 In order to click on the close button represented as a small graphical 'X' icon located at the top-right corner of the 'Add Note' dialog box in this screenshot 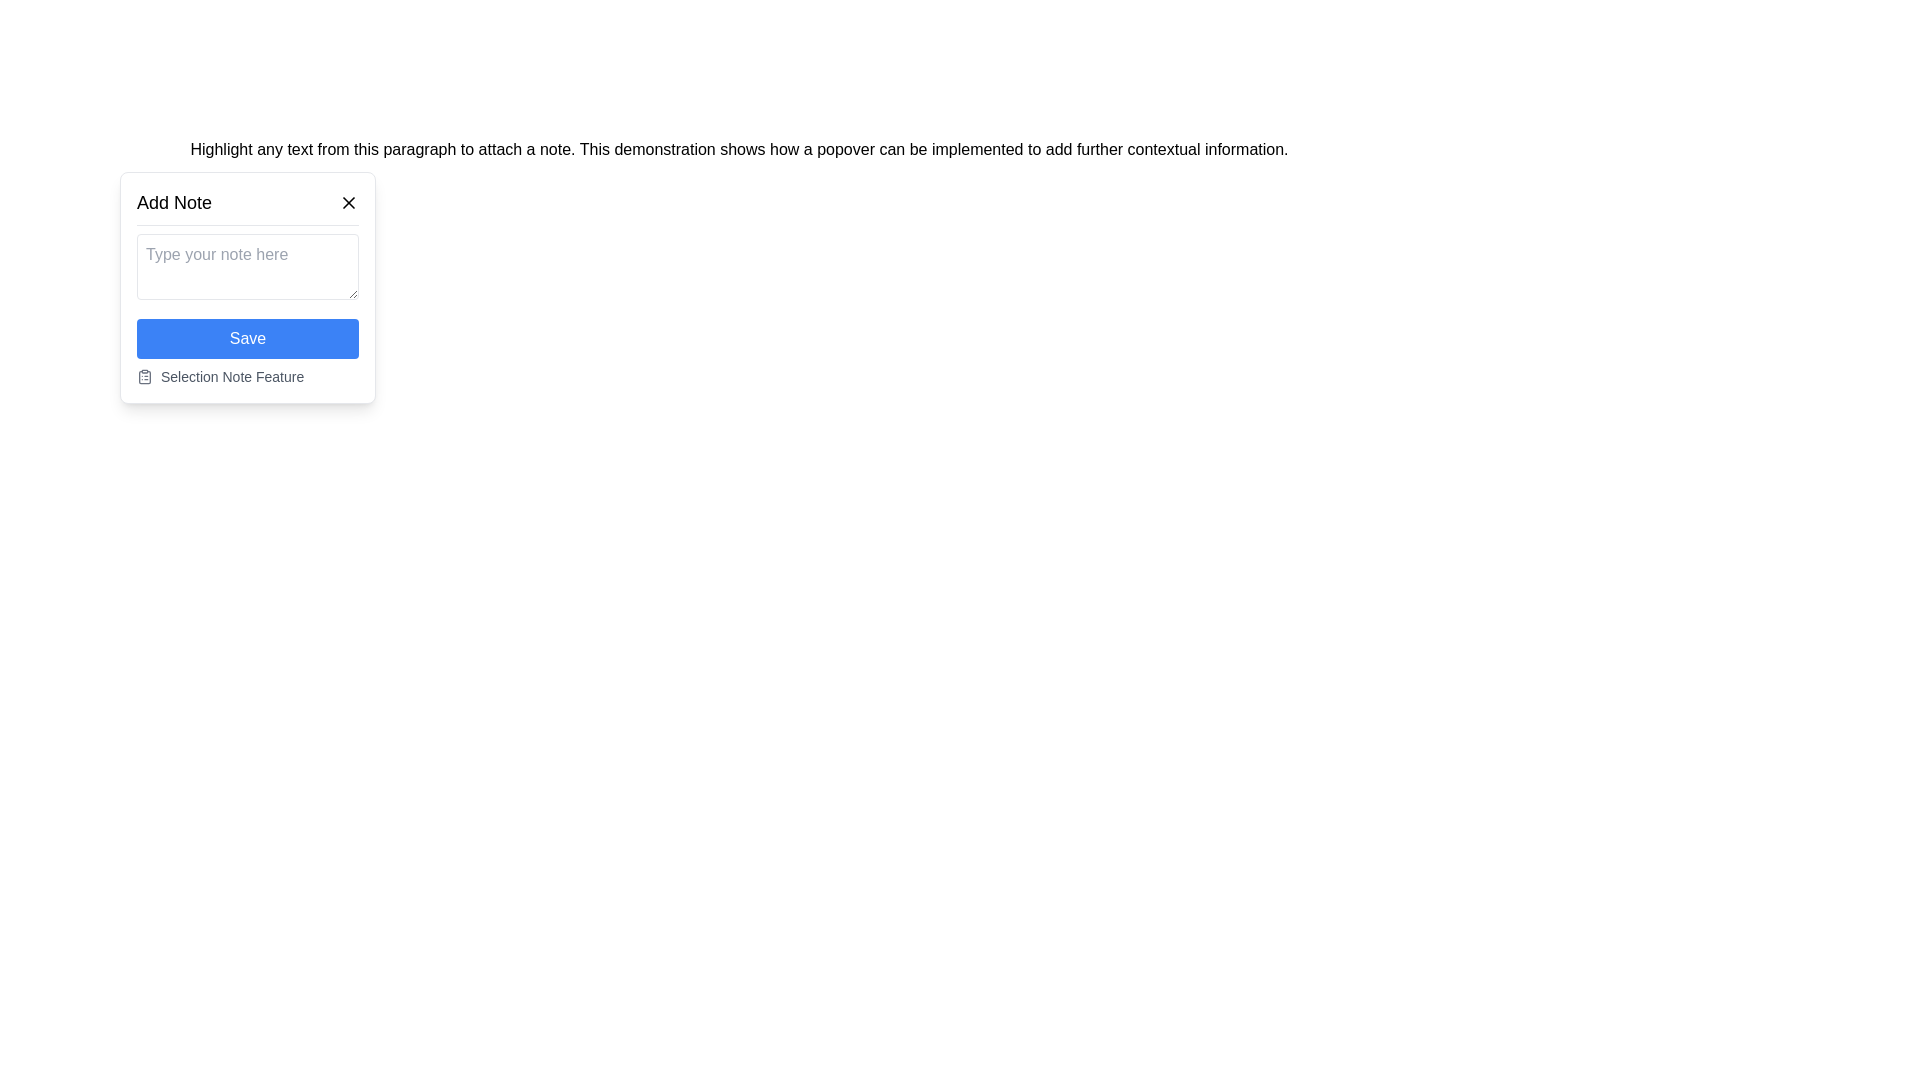, I will do `click(349, 203)`.